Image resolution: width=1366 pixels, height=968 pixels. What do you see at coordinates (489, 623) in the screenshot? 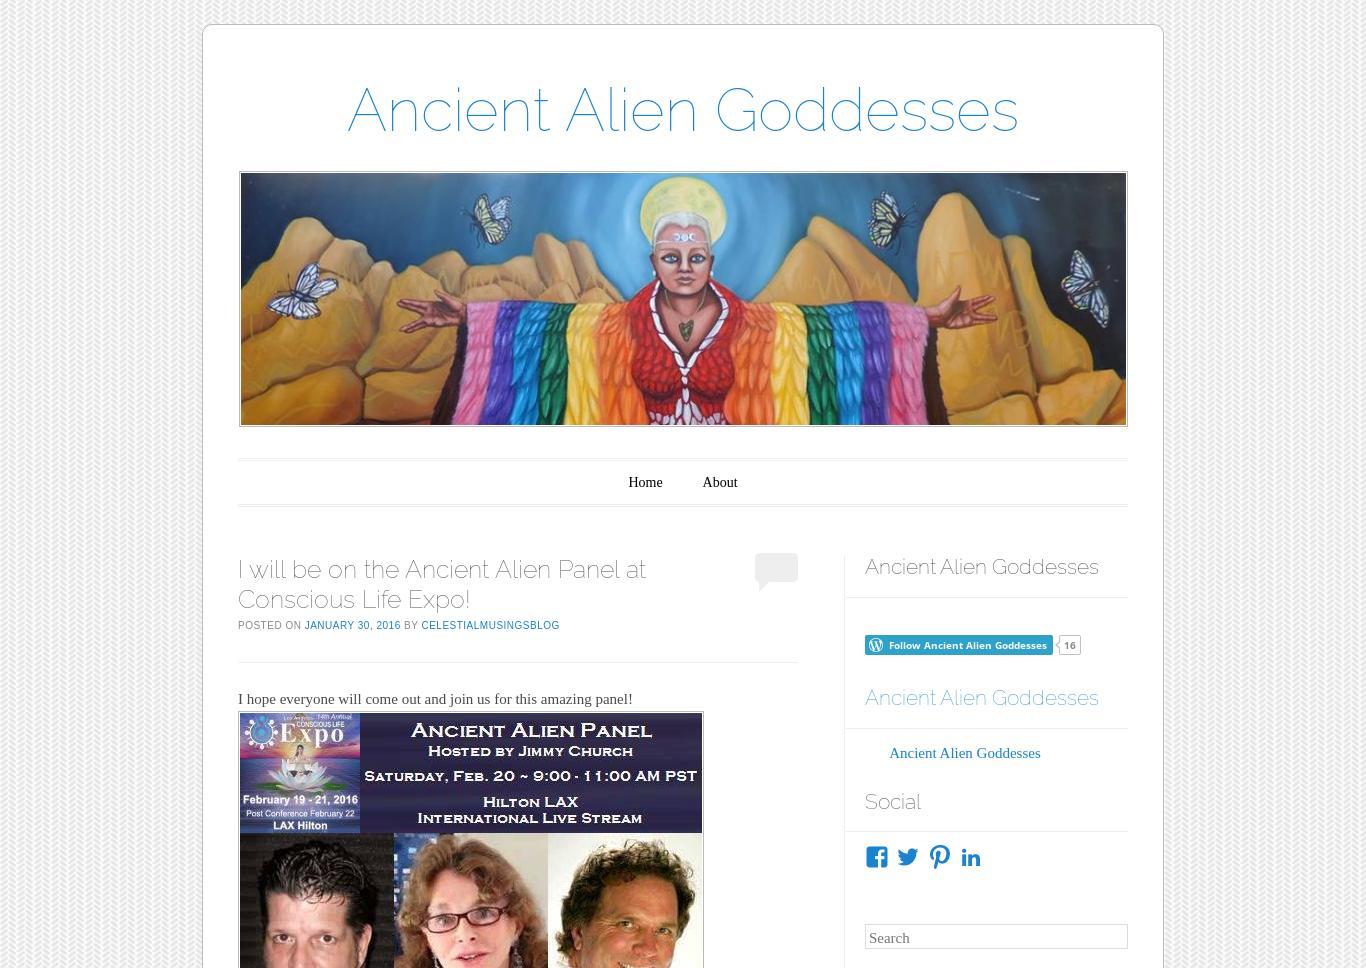
I see `'celestialmusingsblog'` at bounding box center [489, 623].